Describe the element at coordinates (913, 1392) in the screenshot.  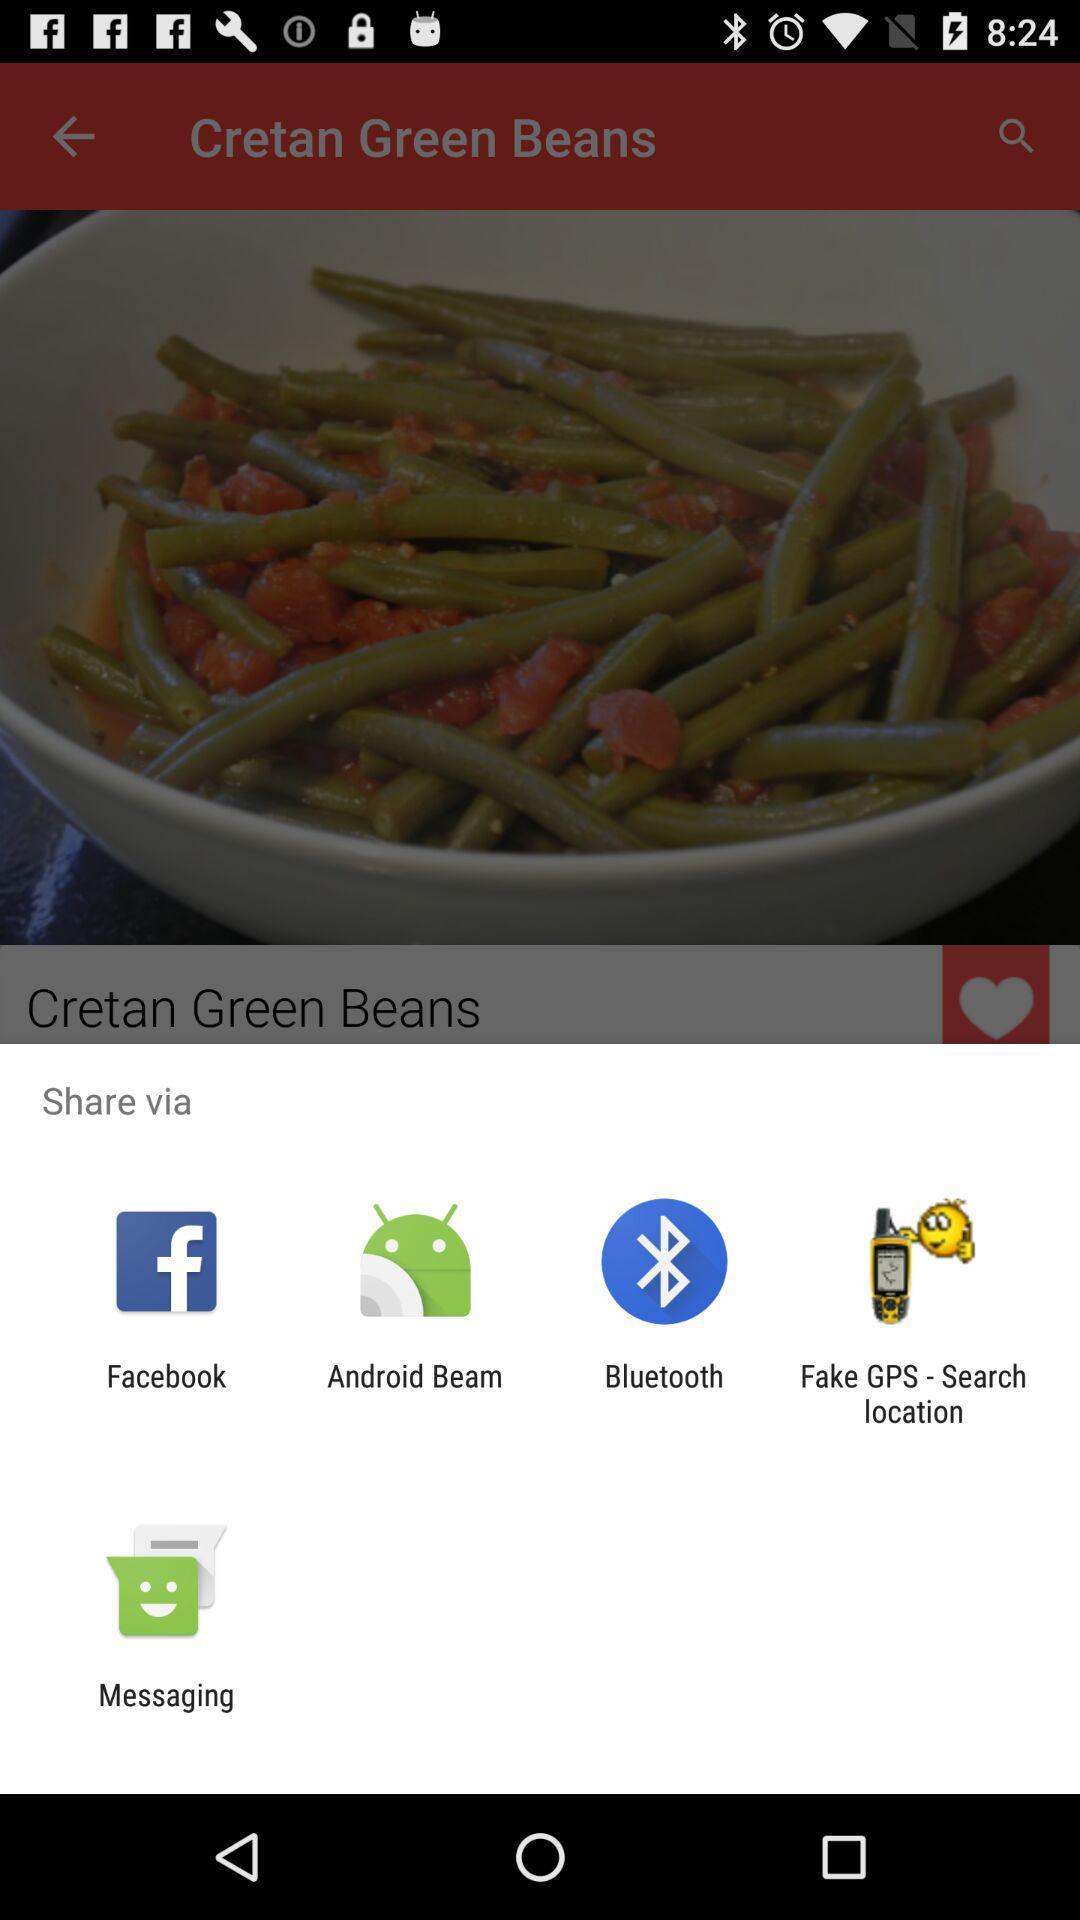
I see `the fake gps search icon` at that location.